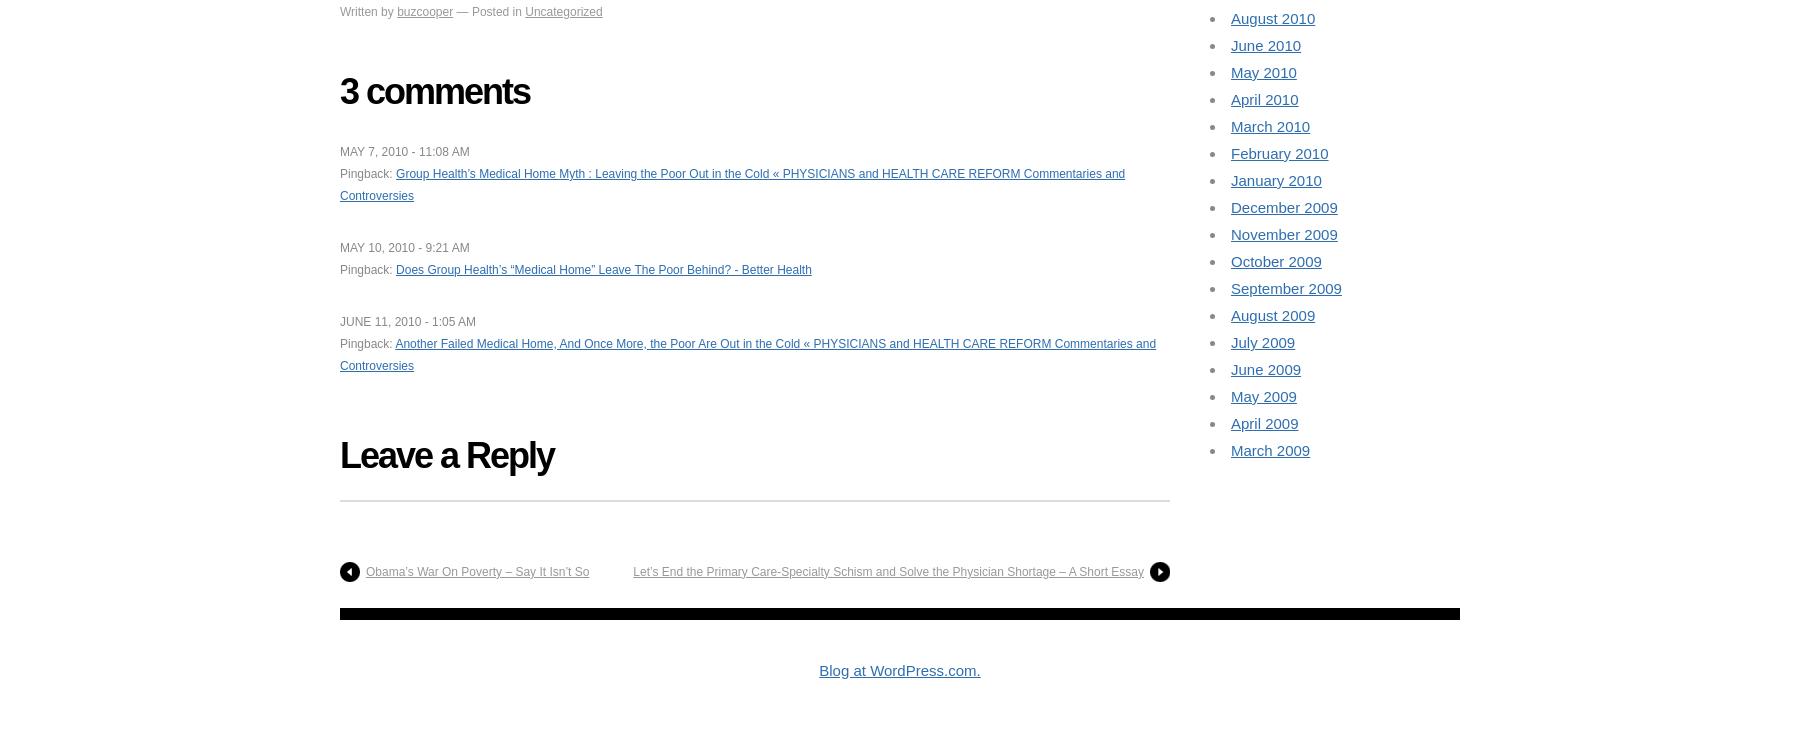 This screenshot has width=1800, height=730. I want to click on 'Obama’s War On Poverty – Say It Isn’t So', so click(365, 571).